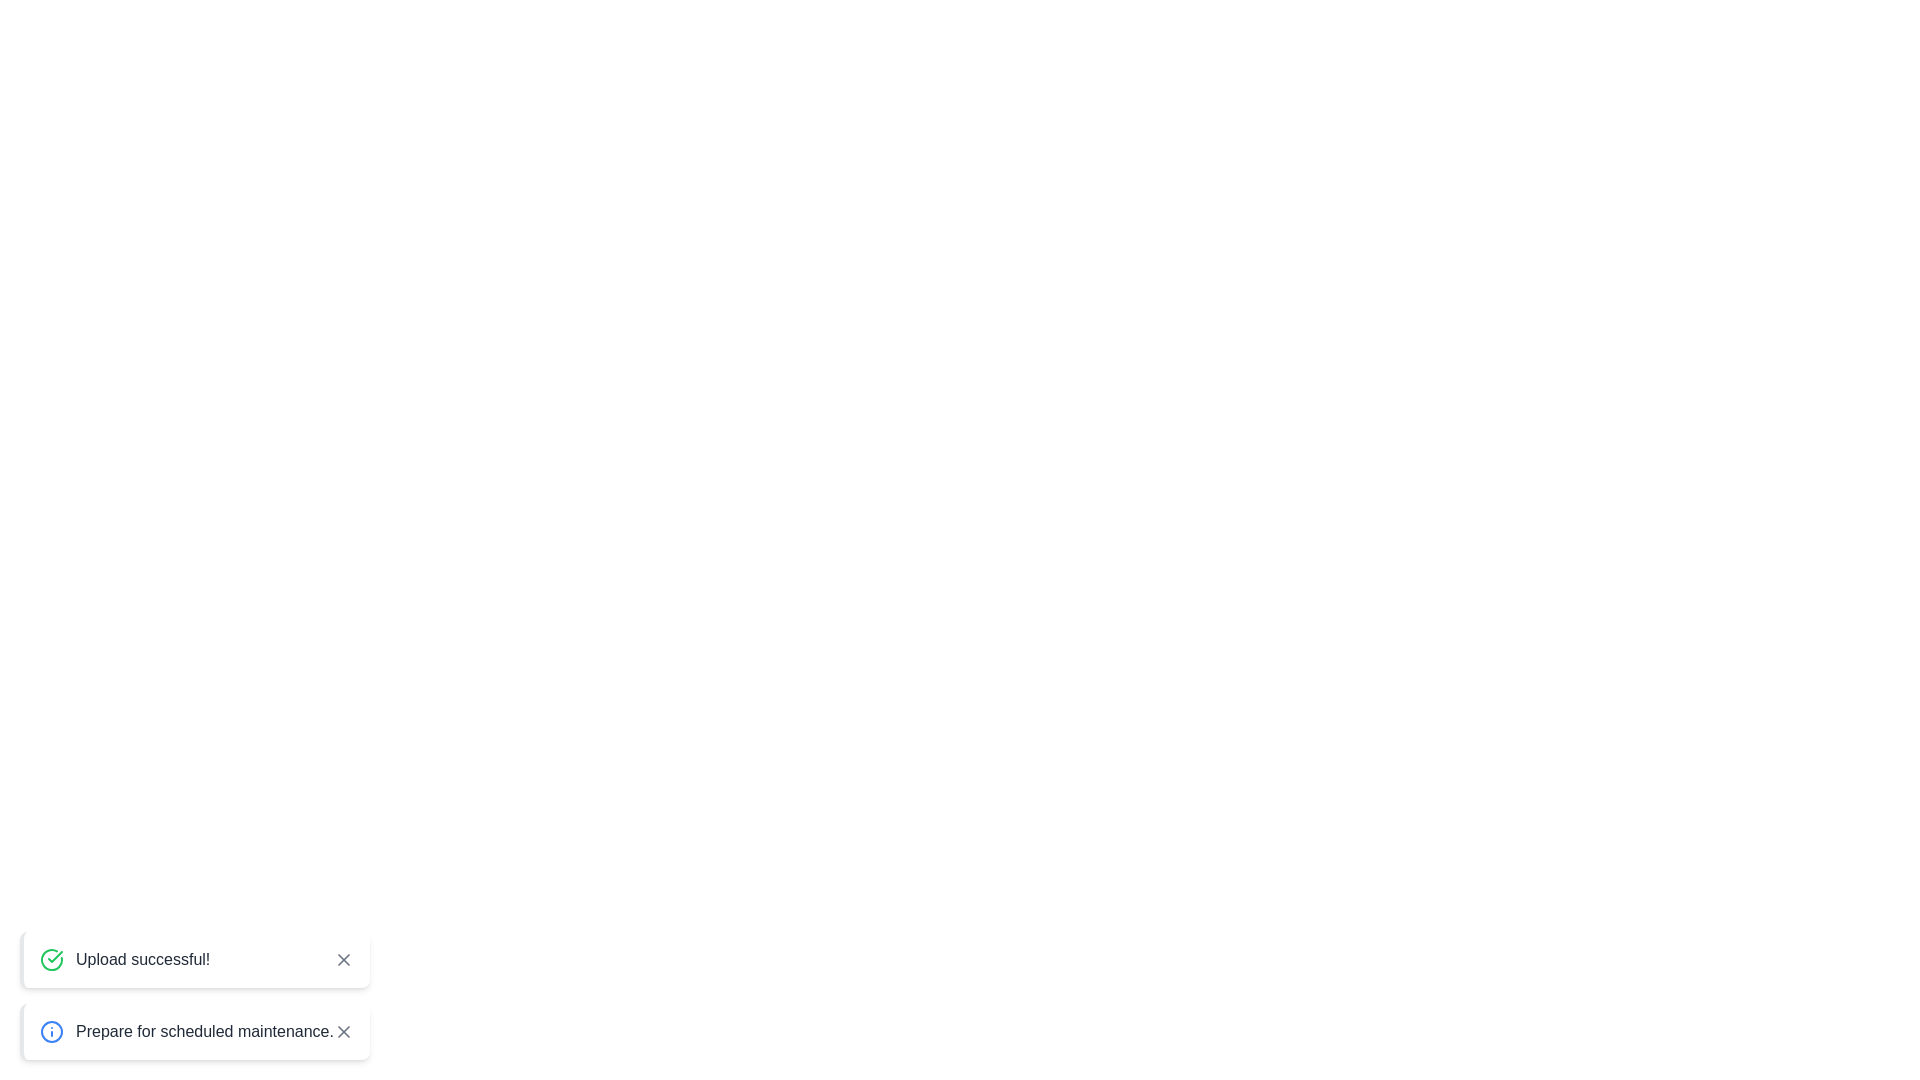  I want to click on the close button of the notification with the message 'Prepare for scheduled maintenance.', so click(343, 1032).